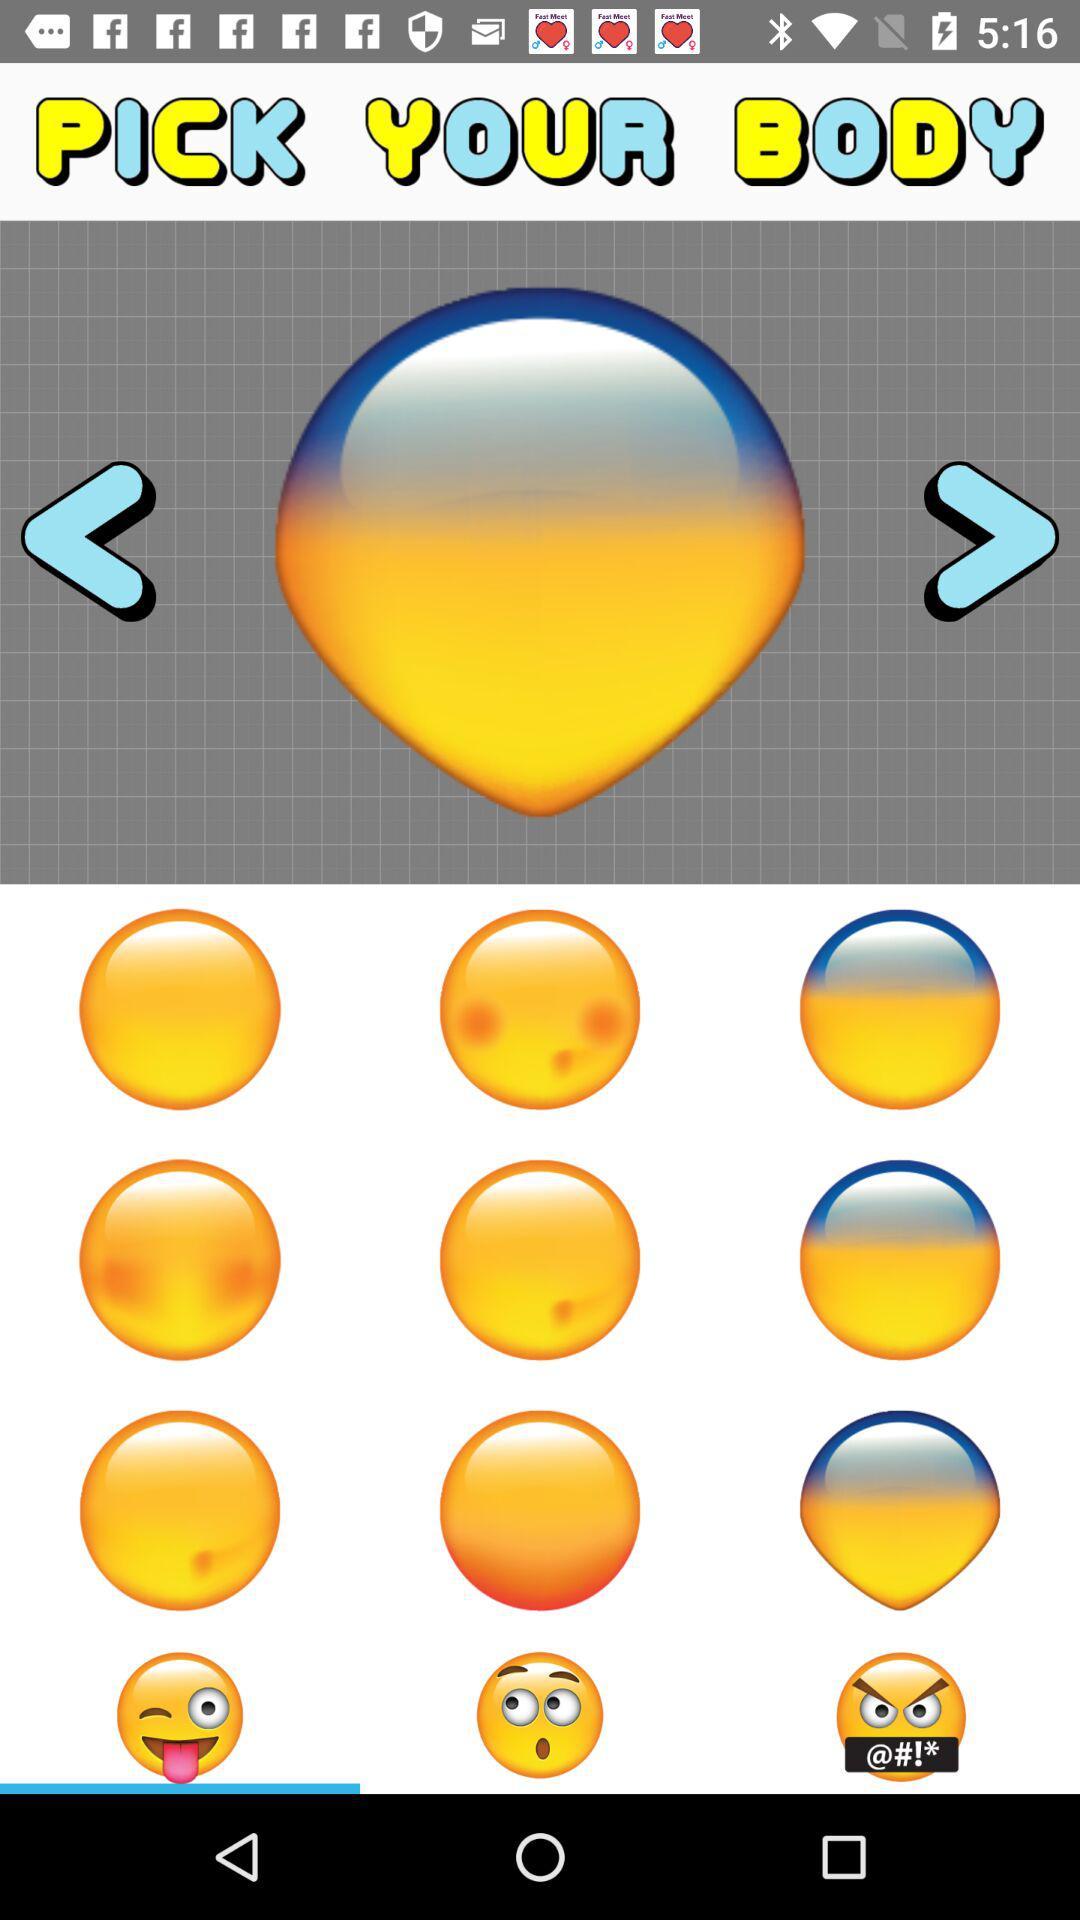 The width and height of the screenshot is (1080, 1920). What do you see at coordinates (540, 1009) in the screenshot?
I see `face with round blush` at bounding box center [540, 1009].